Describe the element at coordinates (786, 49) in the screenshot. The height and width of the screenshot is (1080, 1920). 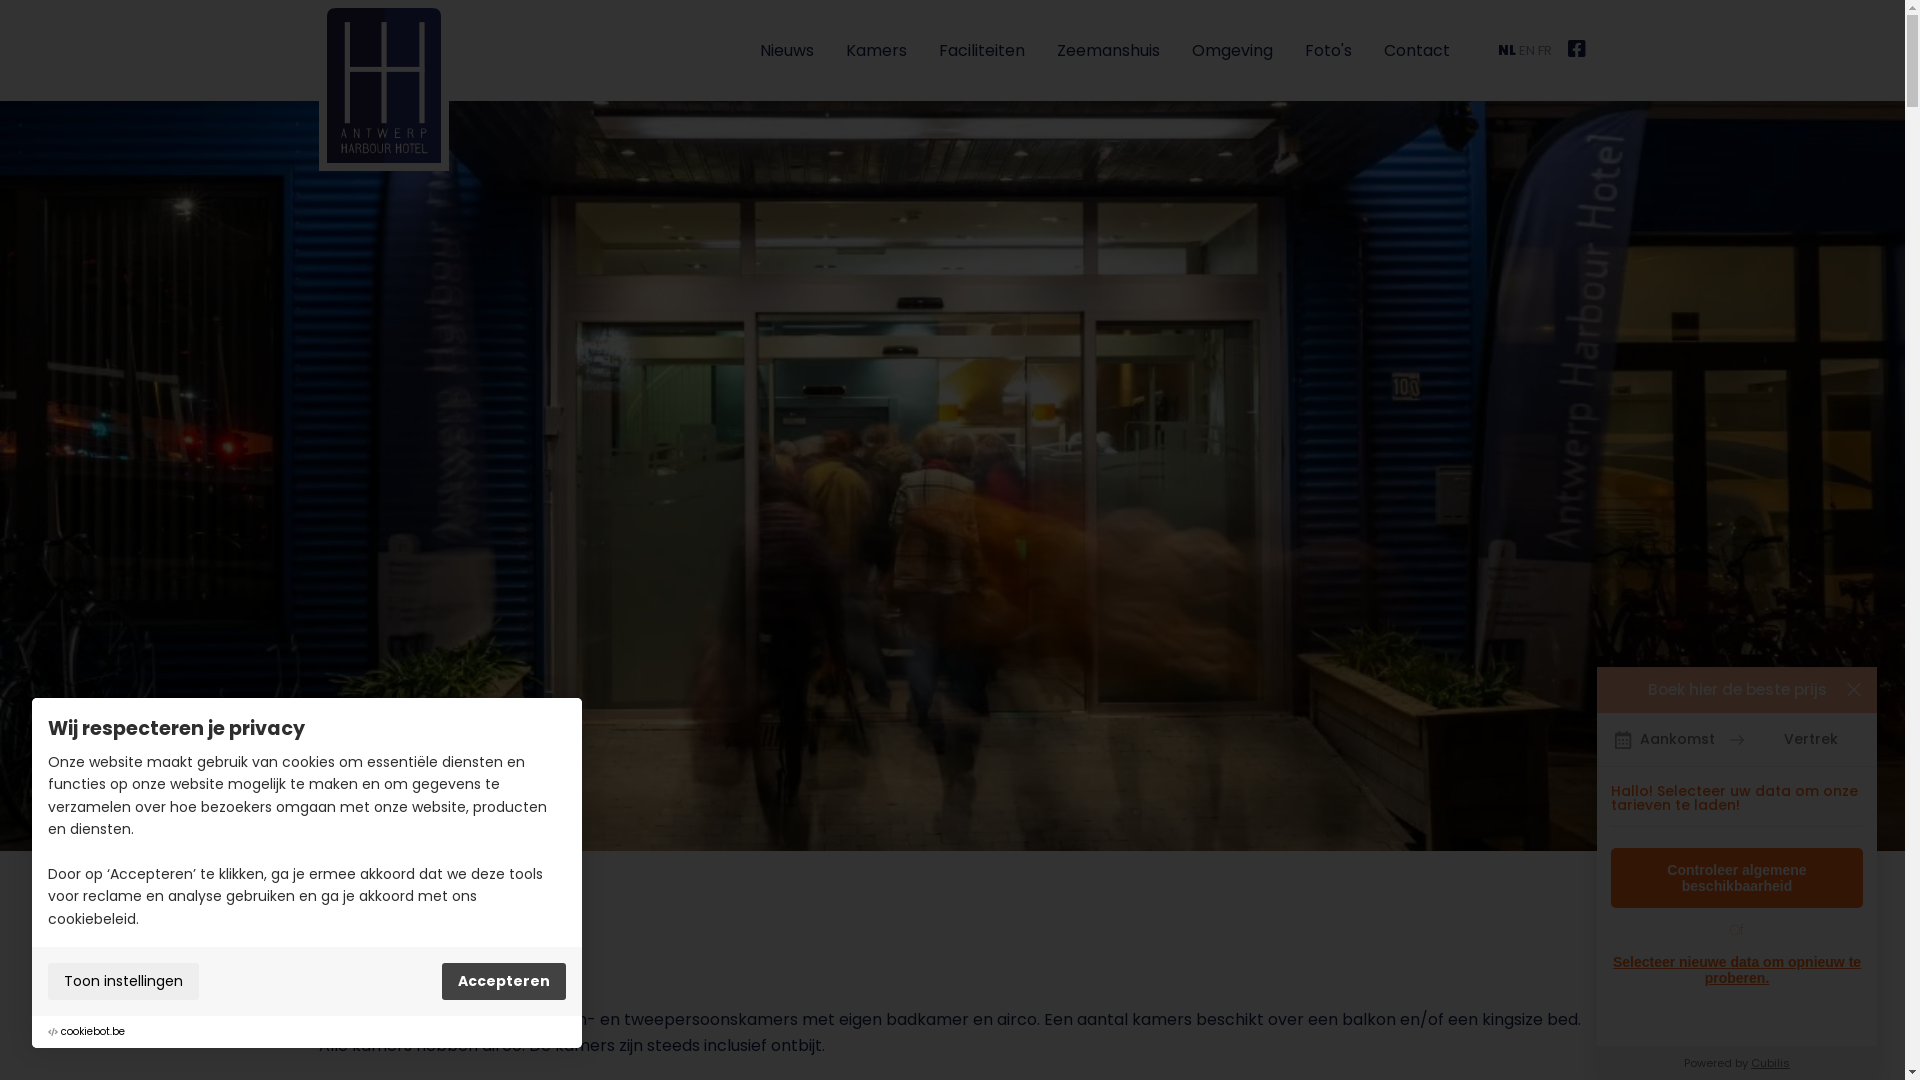
I see `'Nieuws'` at that location.